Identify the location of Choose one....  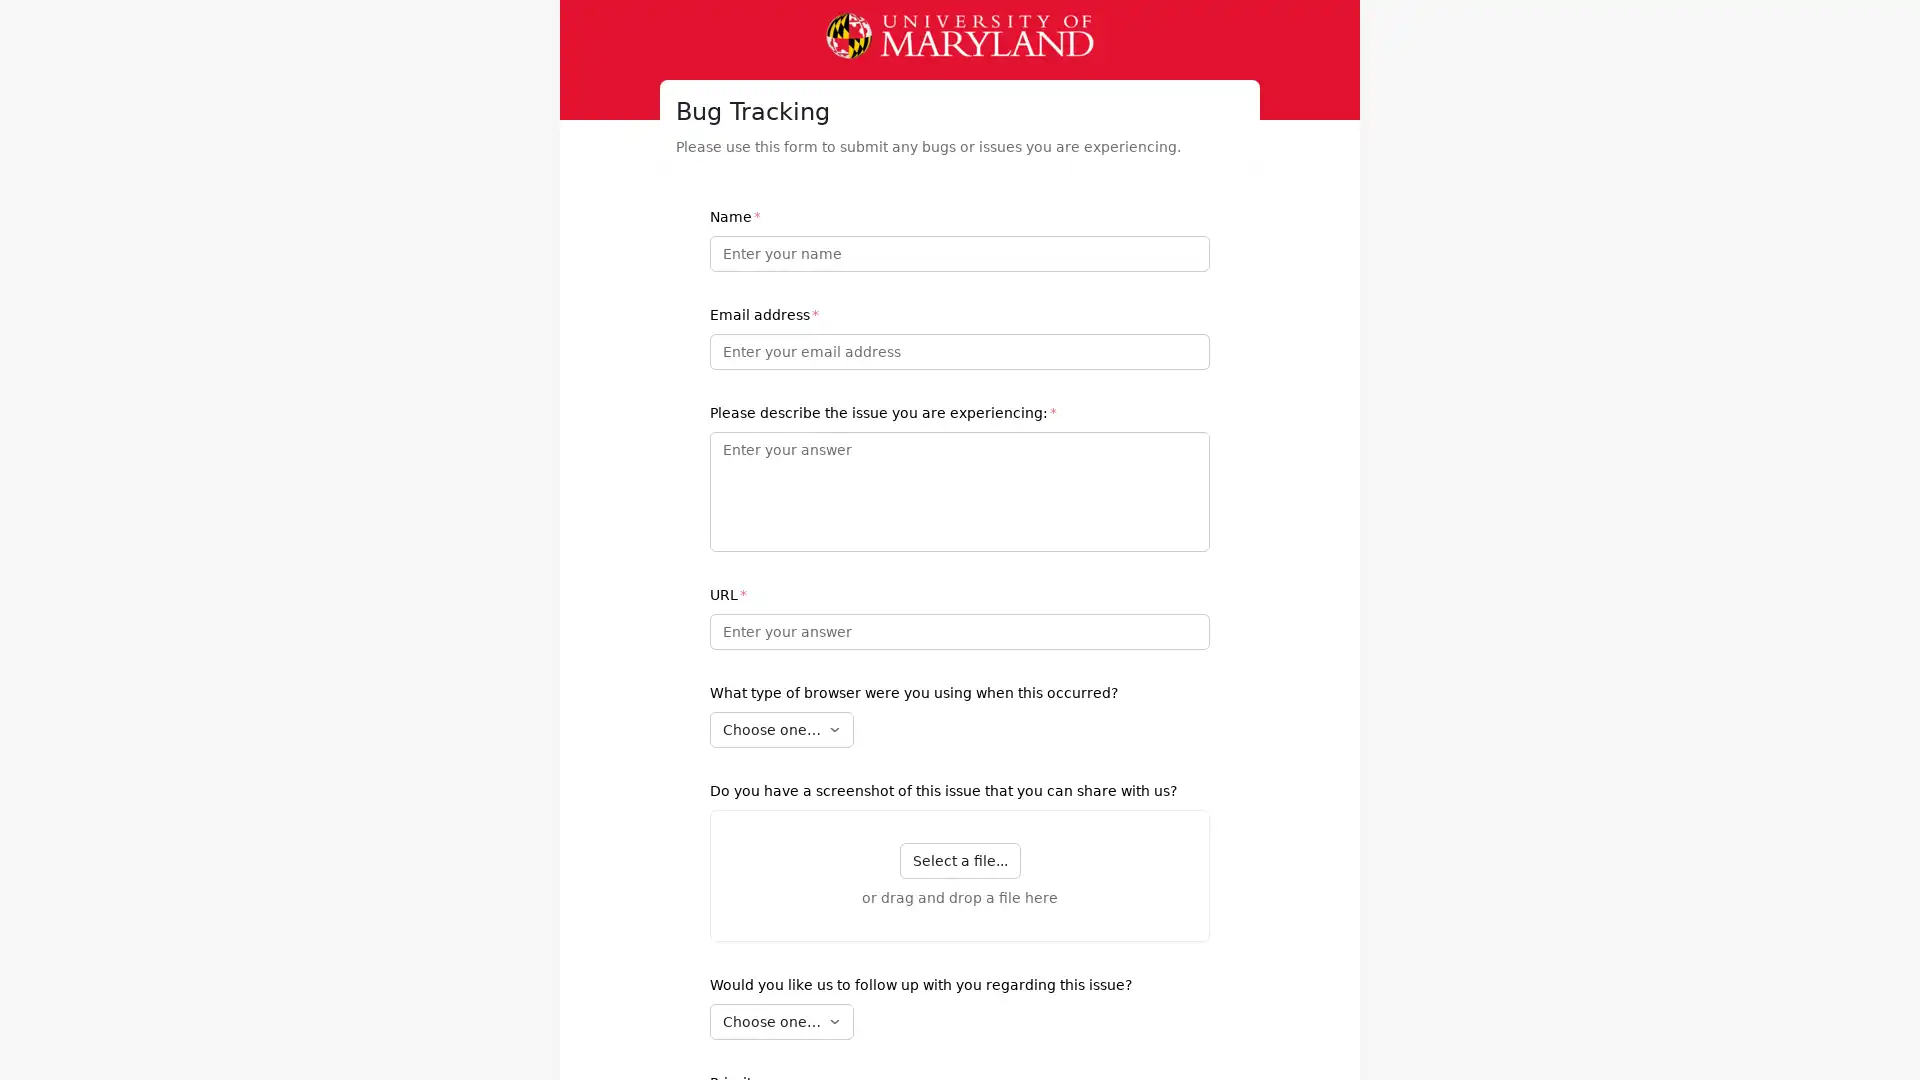
(781, 1022).